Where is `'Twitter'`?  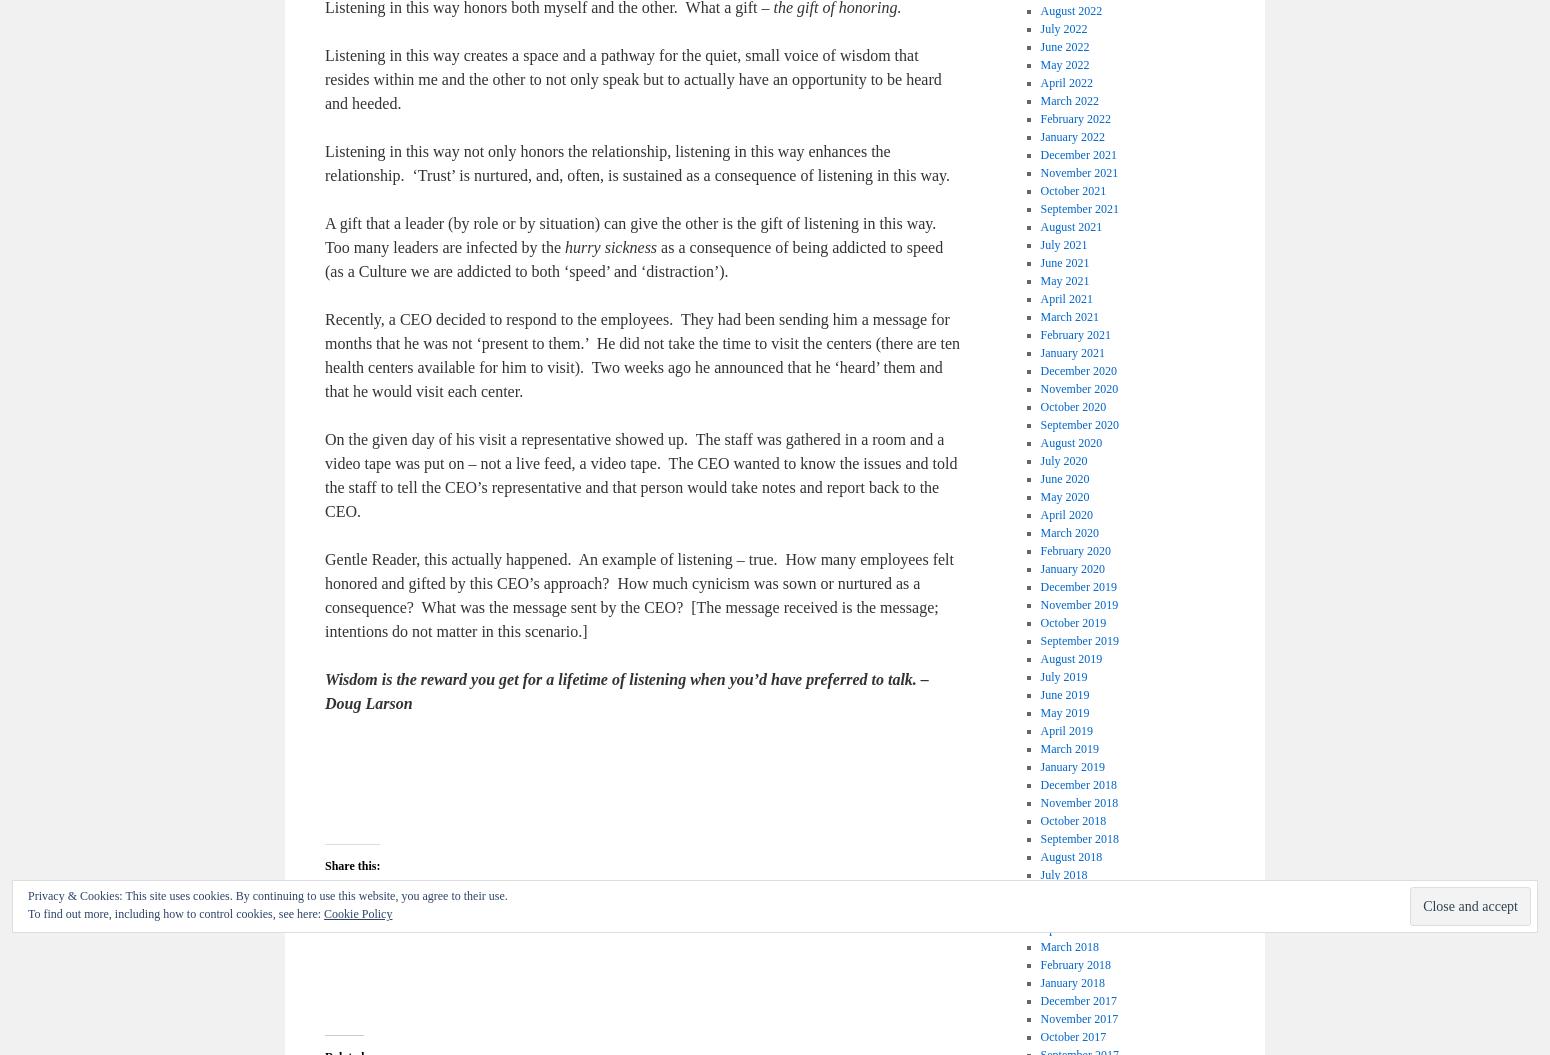
'Twitter' is located at coordinates (487, 909).